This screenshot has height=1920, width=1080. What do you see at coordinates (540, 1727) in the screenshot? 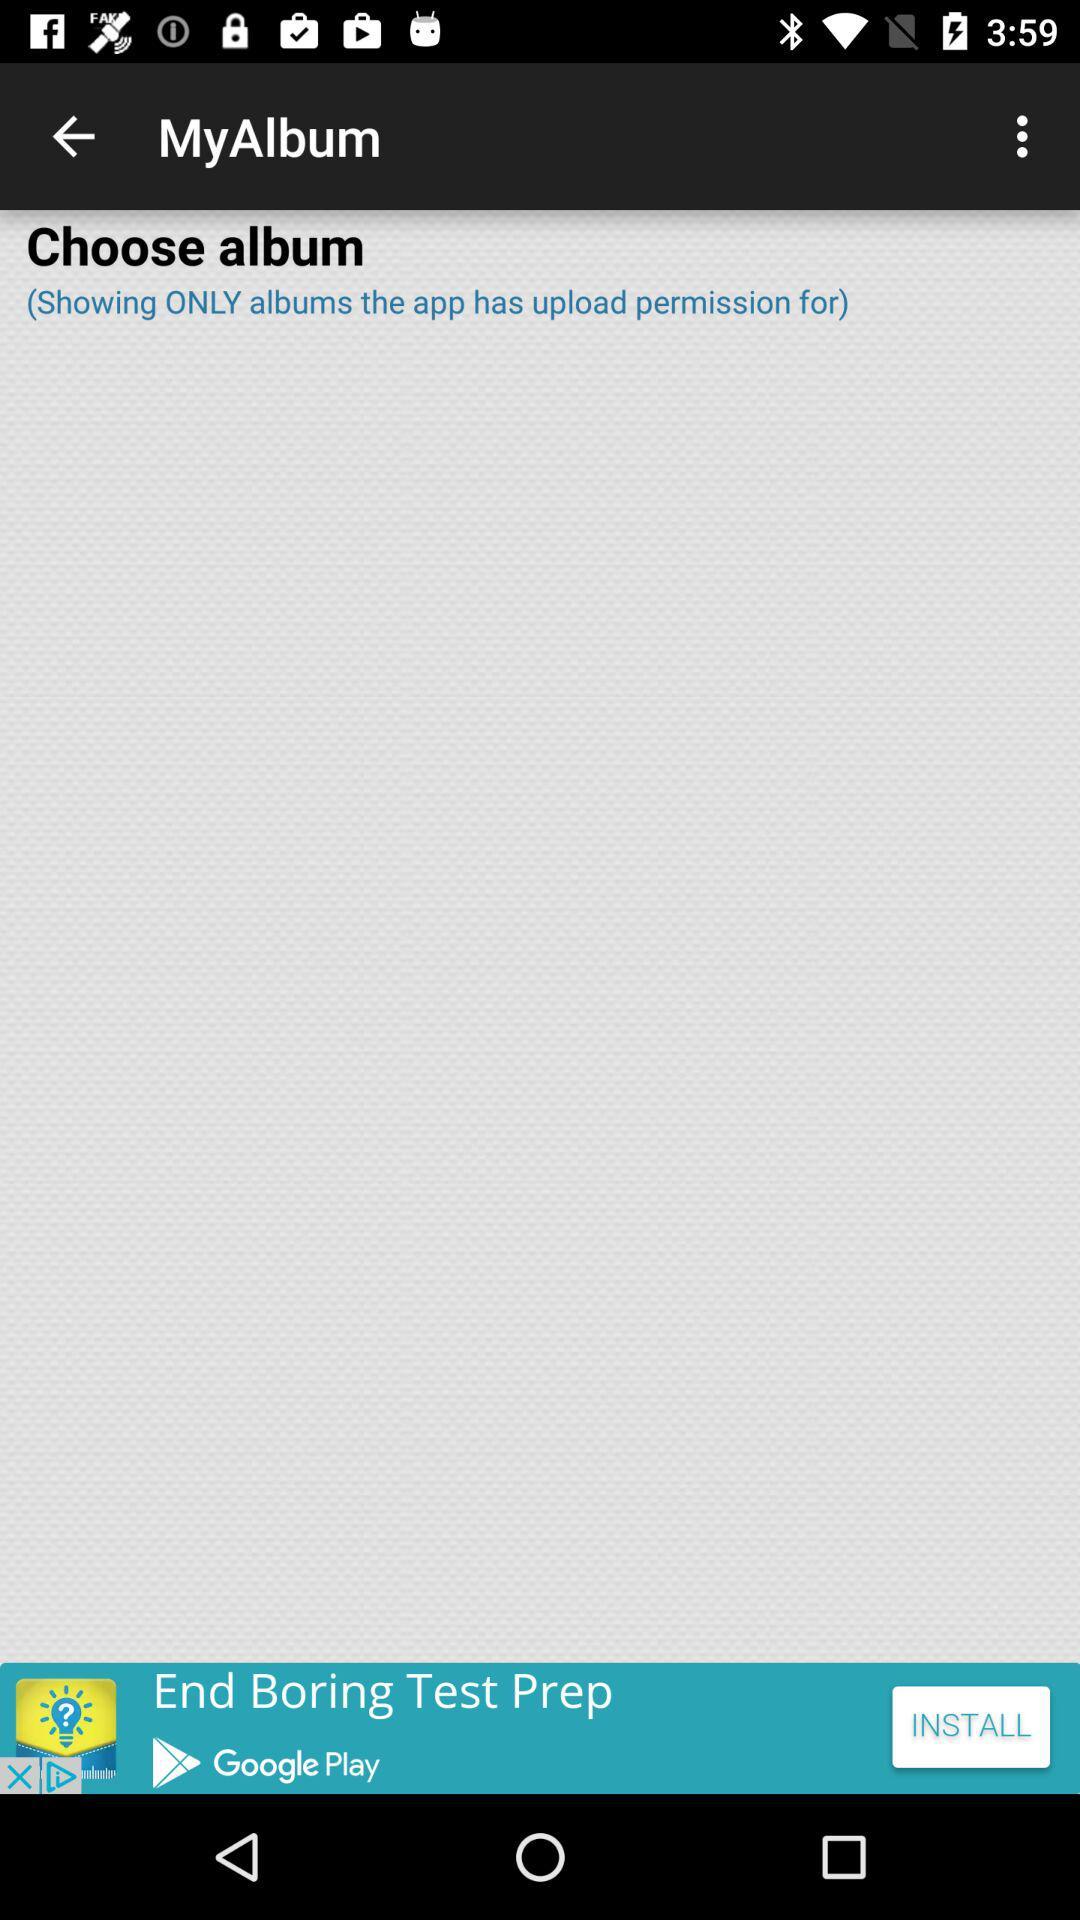
I see `clickable advertisement` at bounding box center [540, 1727].